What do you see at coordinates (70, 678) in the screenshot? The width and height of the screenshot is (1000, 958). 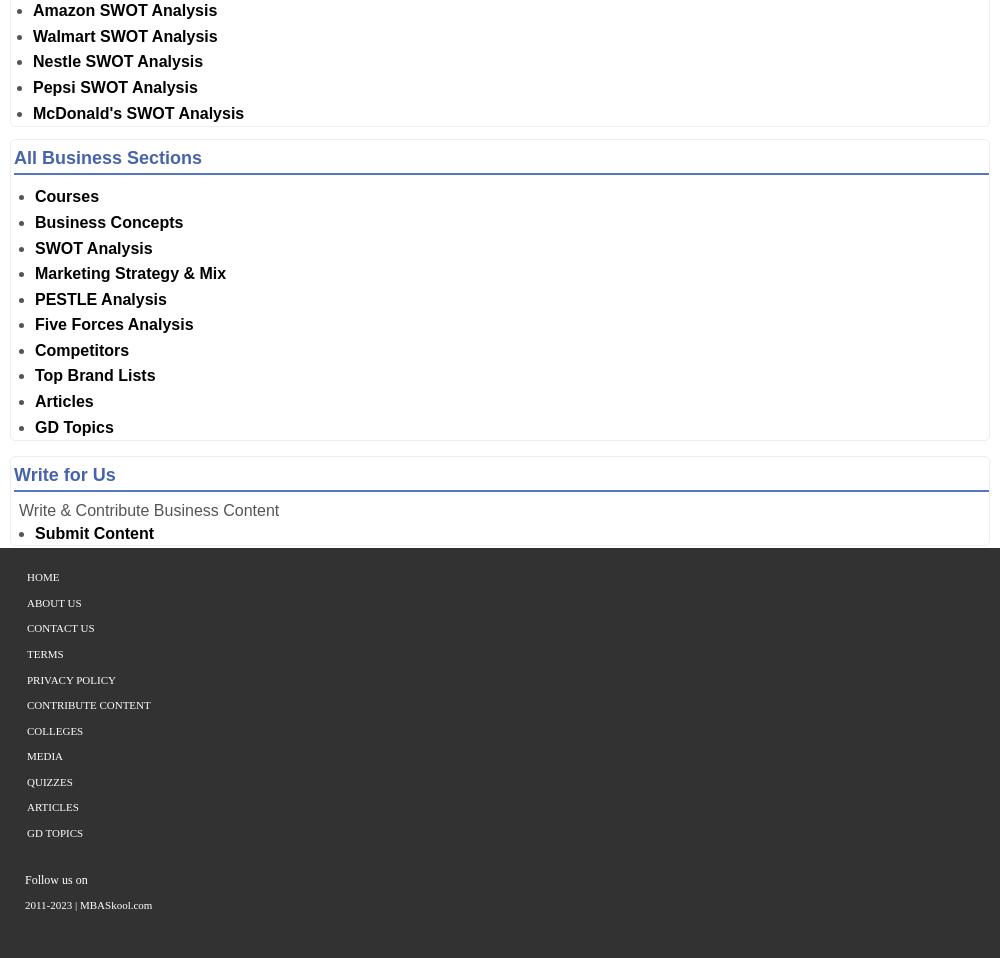 I see `'Privacy Policy'` at bounding box center [70, 678].